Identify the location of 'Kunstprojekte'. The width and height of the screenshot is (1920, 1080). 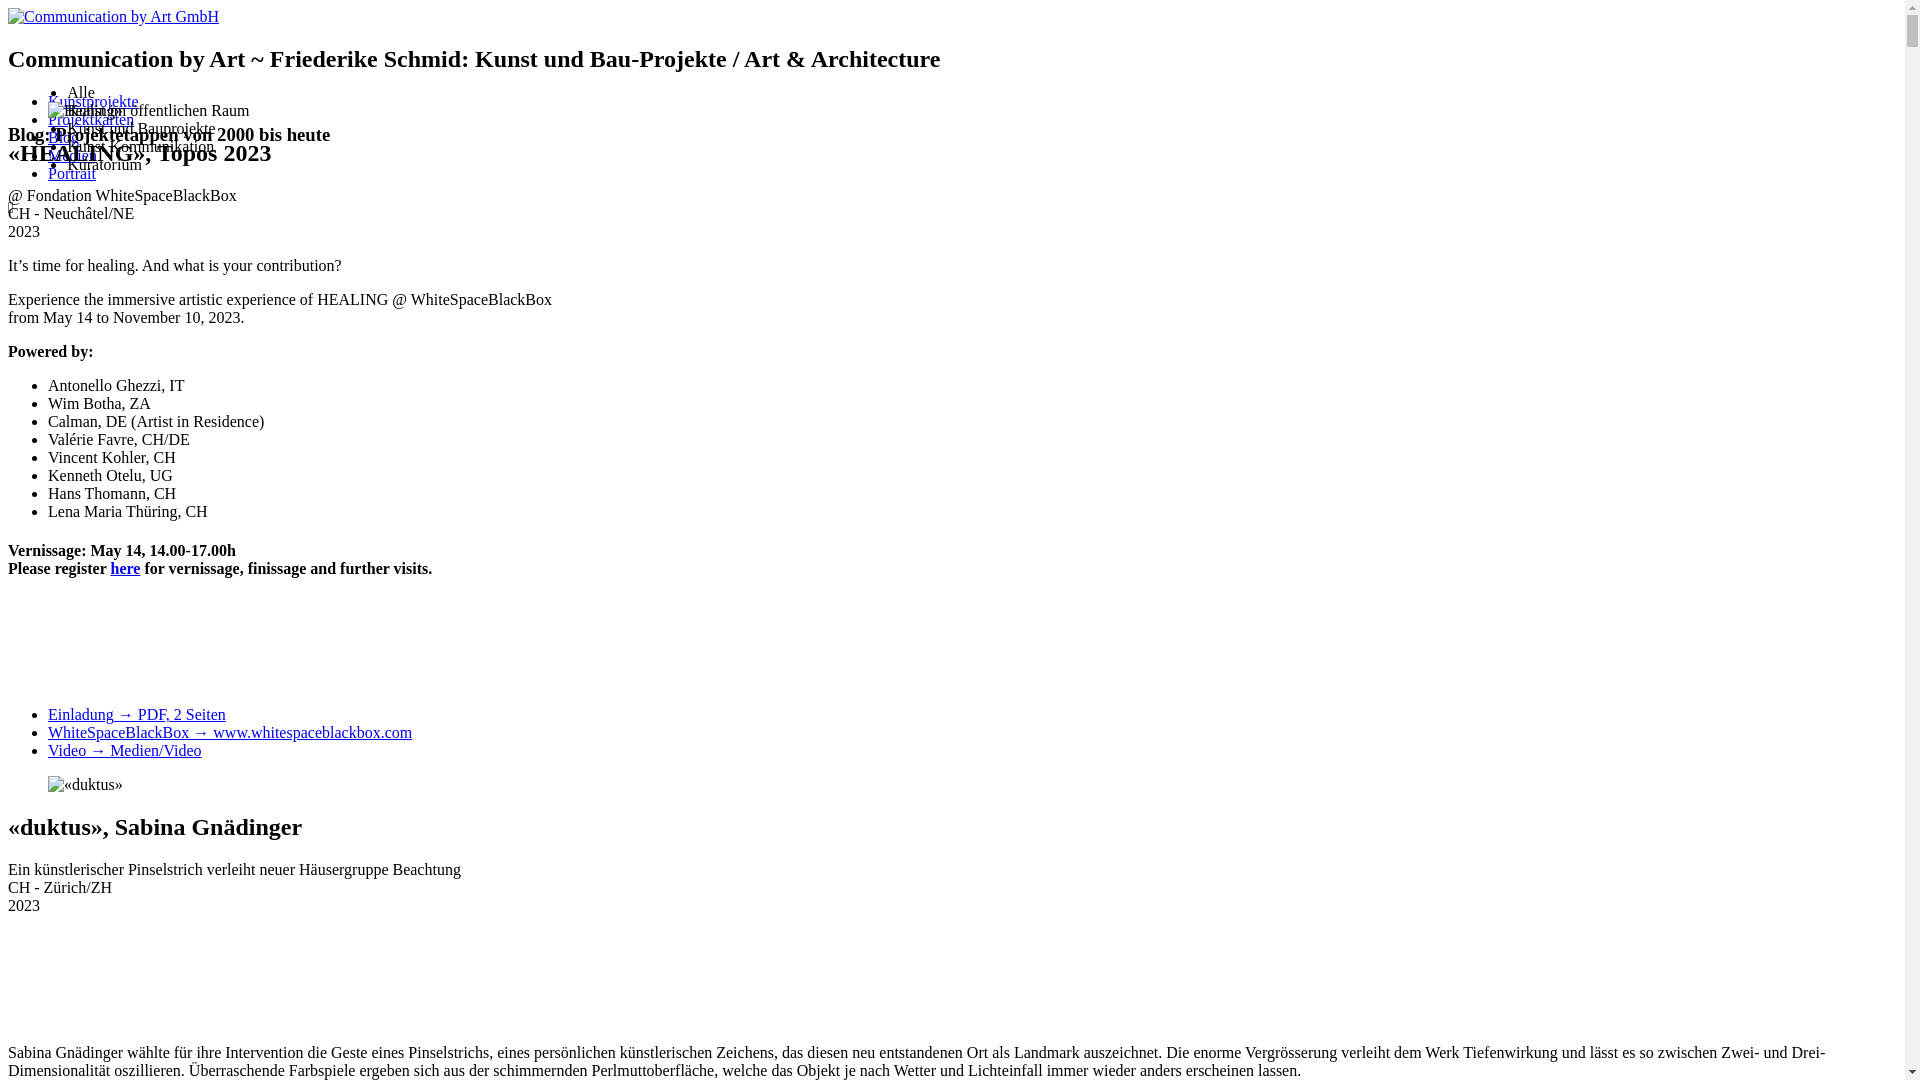
(92, 101).